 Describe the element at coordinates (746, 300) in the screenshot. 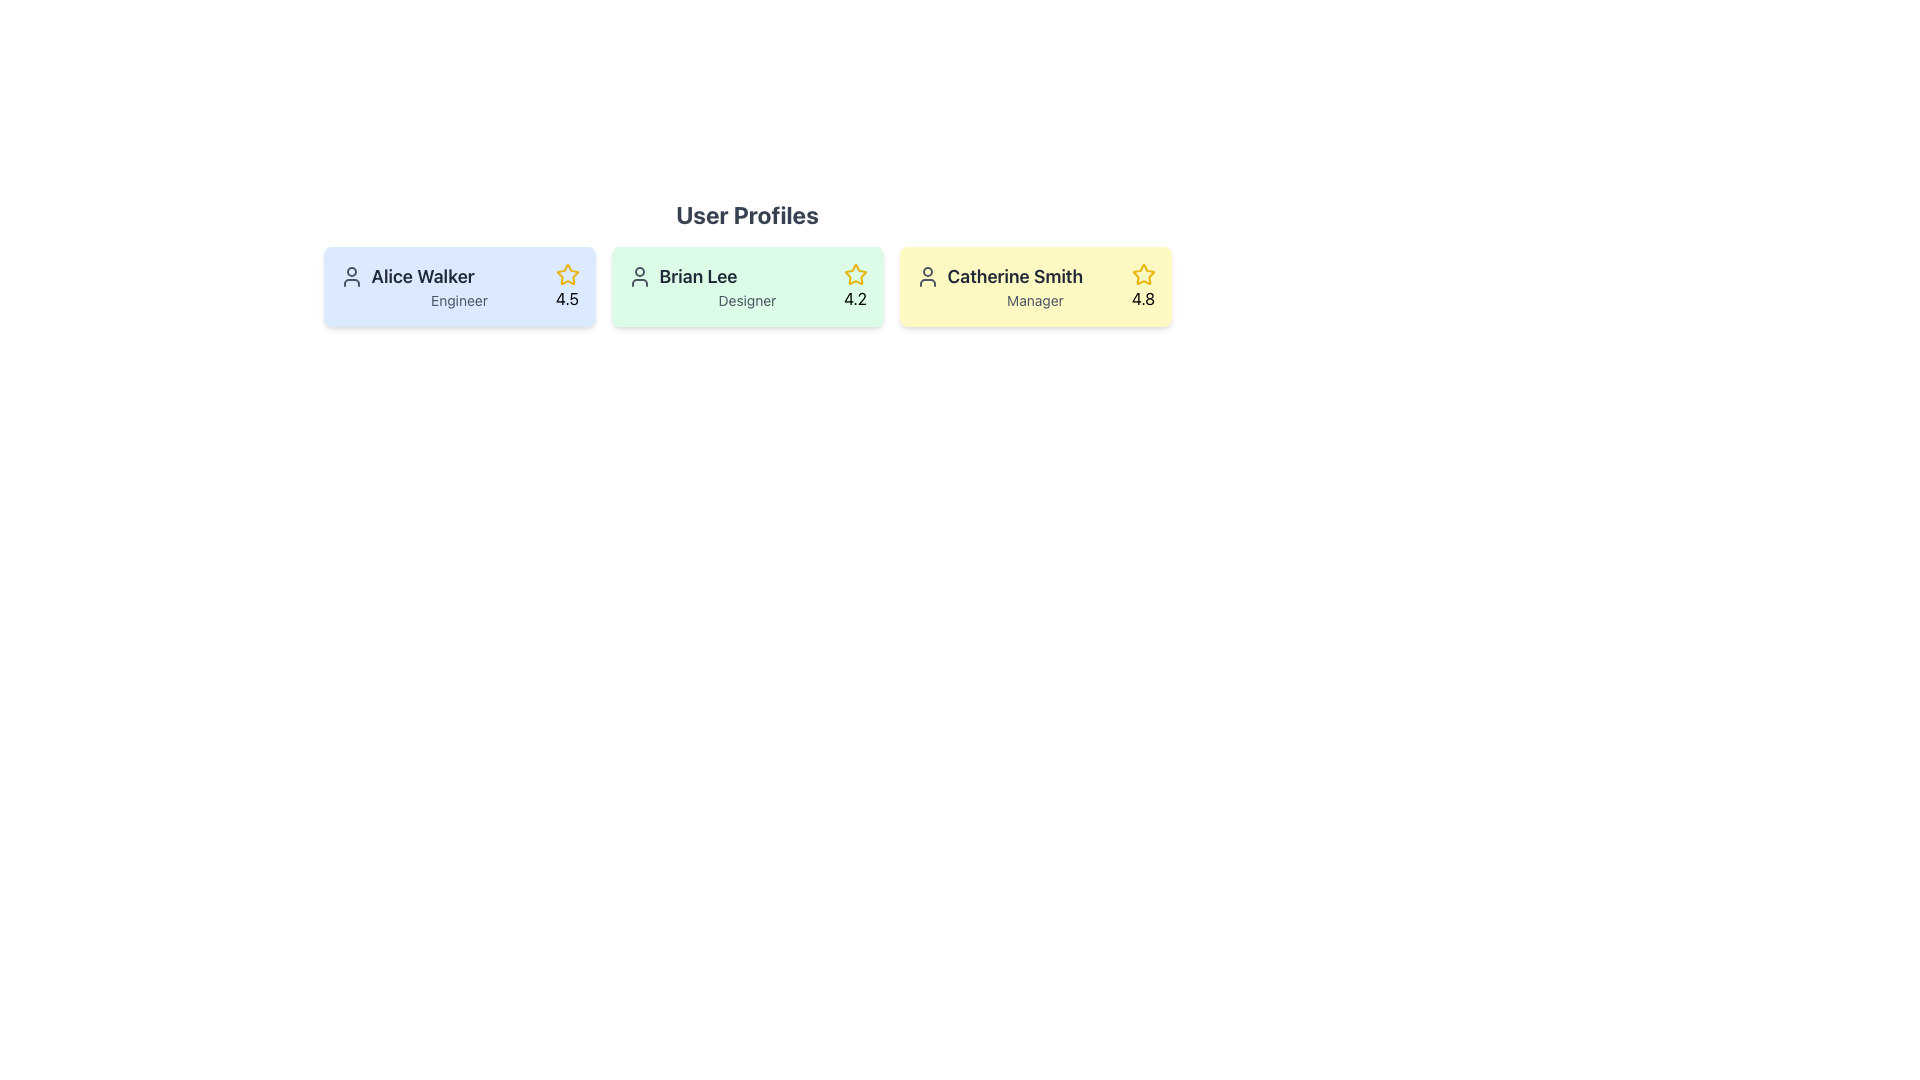

I see `the text label that specifies the role as 'Designer', located beneath the name 'Brian Lee' and above the rating '4.2' in the second profile card from the left in the 'User Profiles' row` at that location.